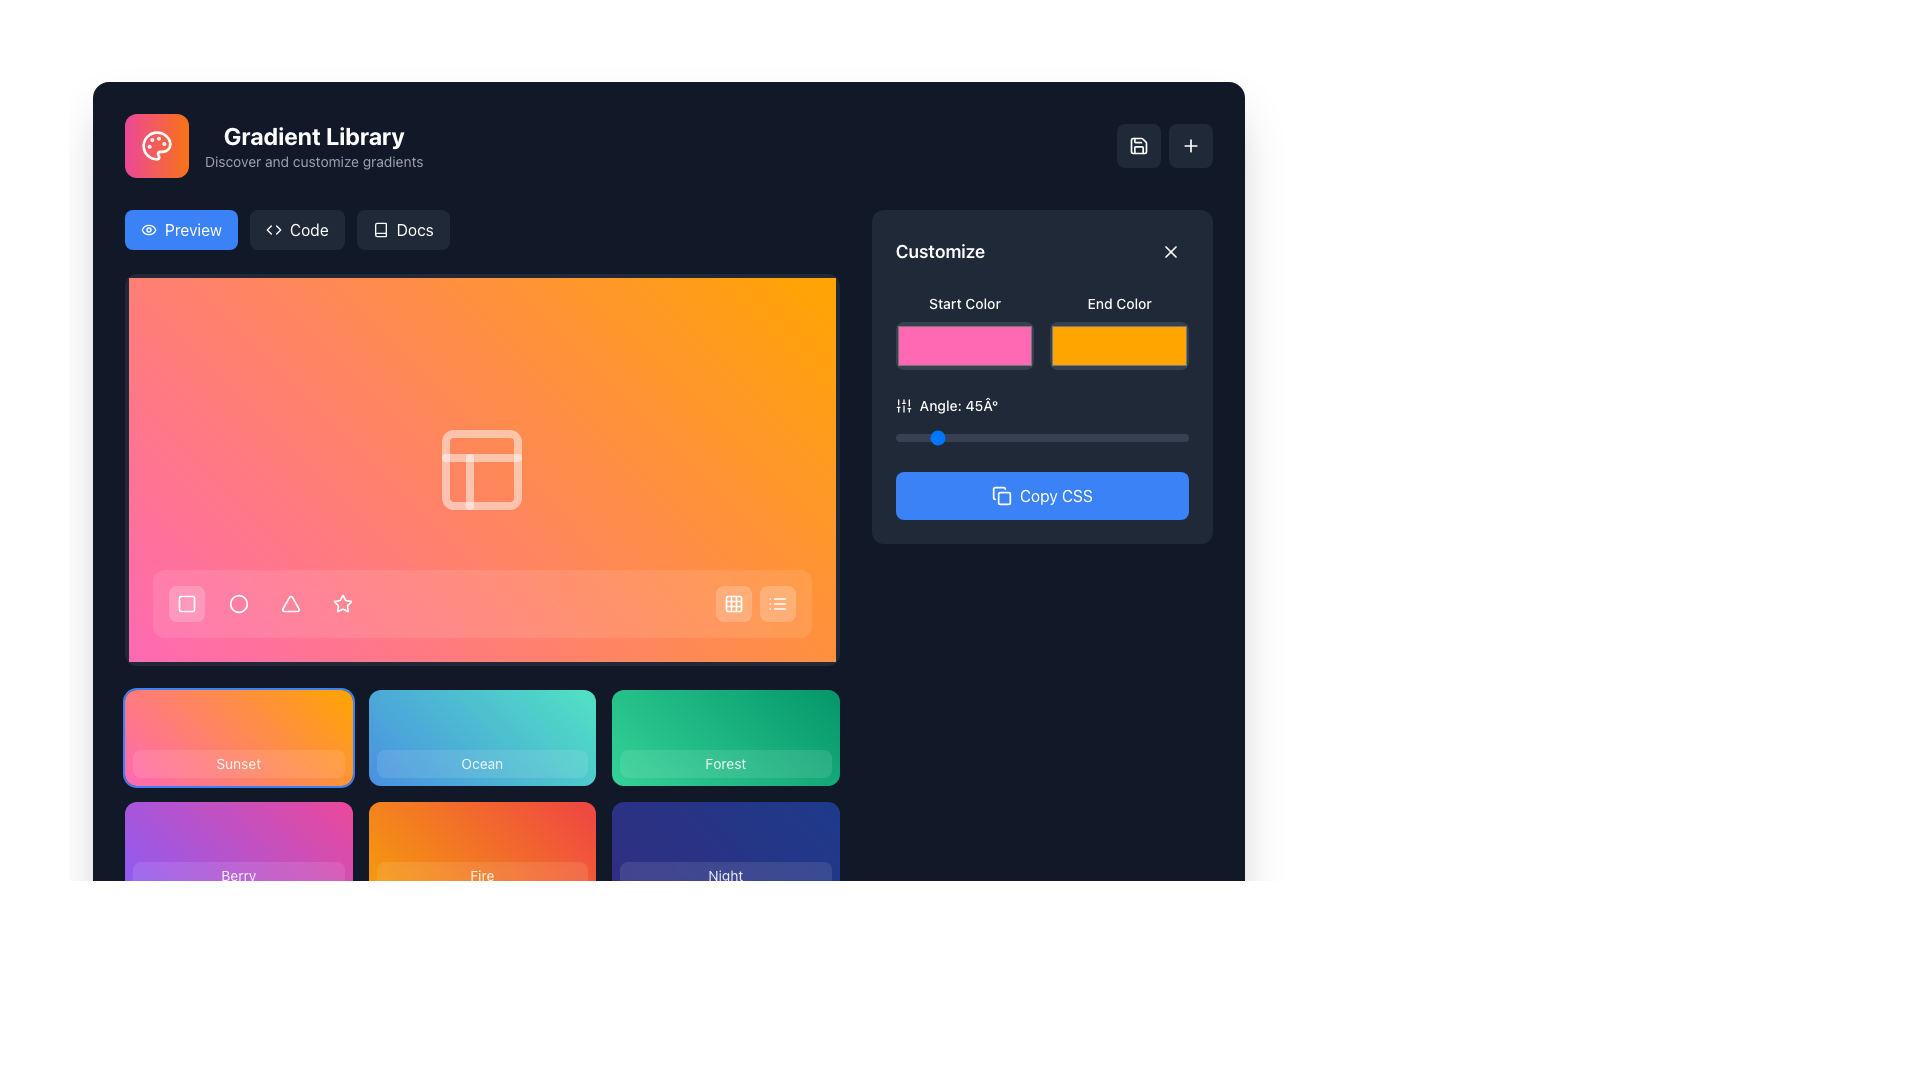 Image resolution: width=1920 pixels, height=1080 pixels. Describe the element at coordinates (1141, 437) in the screenshot. I see `the angle` at that location.